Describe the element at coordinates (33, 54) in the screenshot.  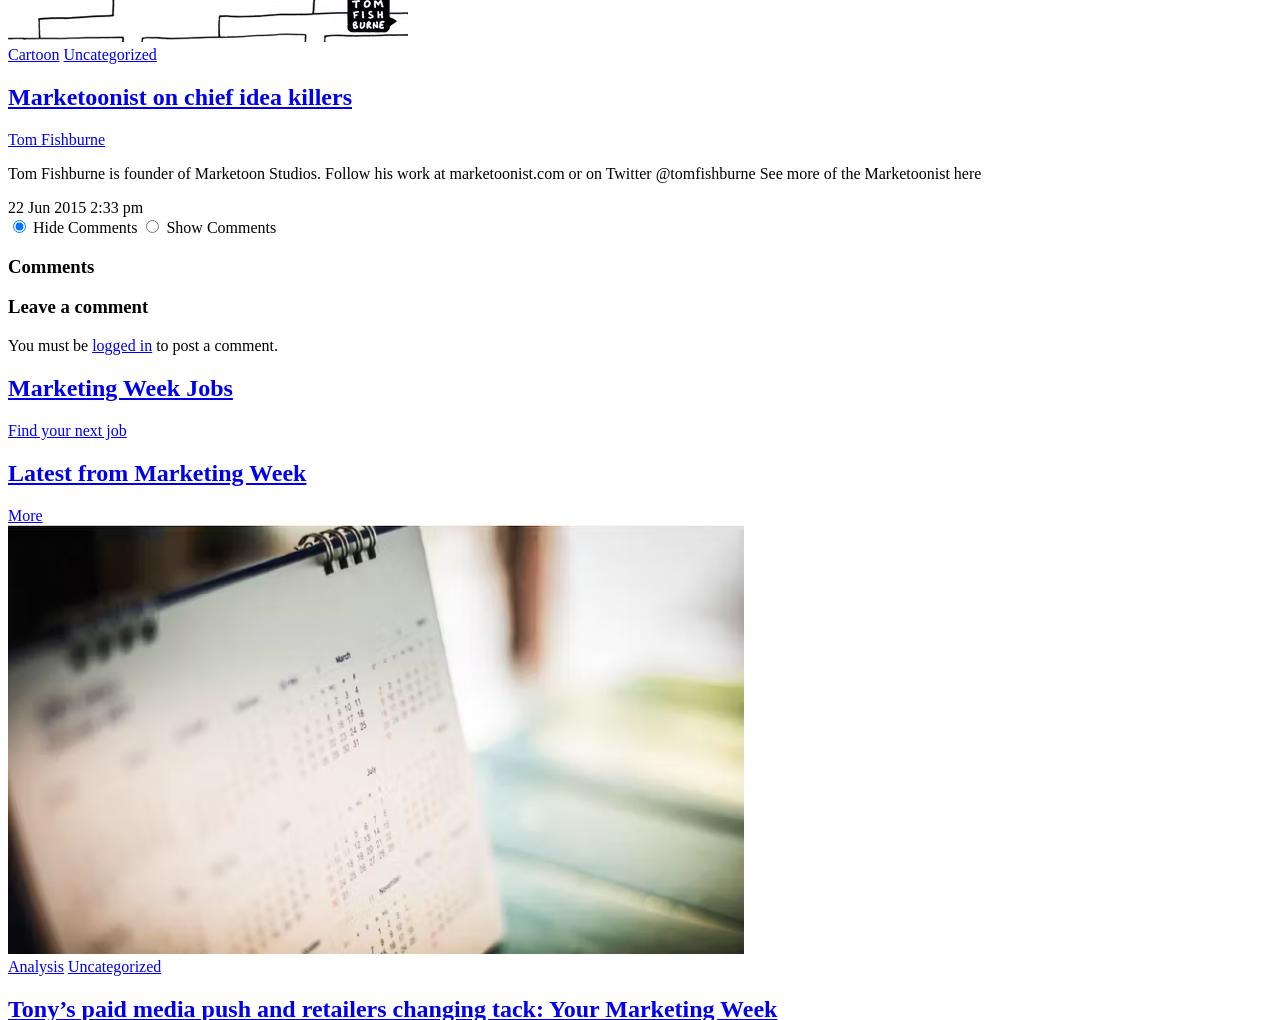
I see `'Cartoon'` at that location.